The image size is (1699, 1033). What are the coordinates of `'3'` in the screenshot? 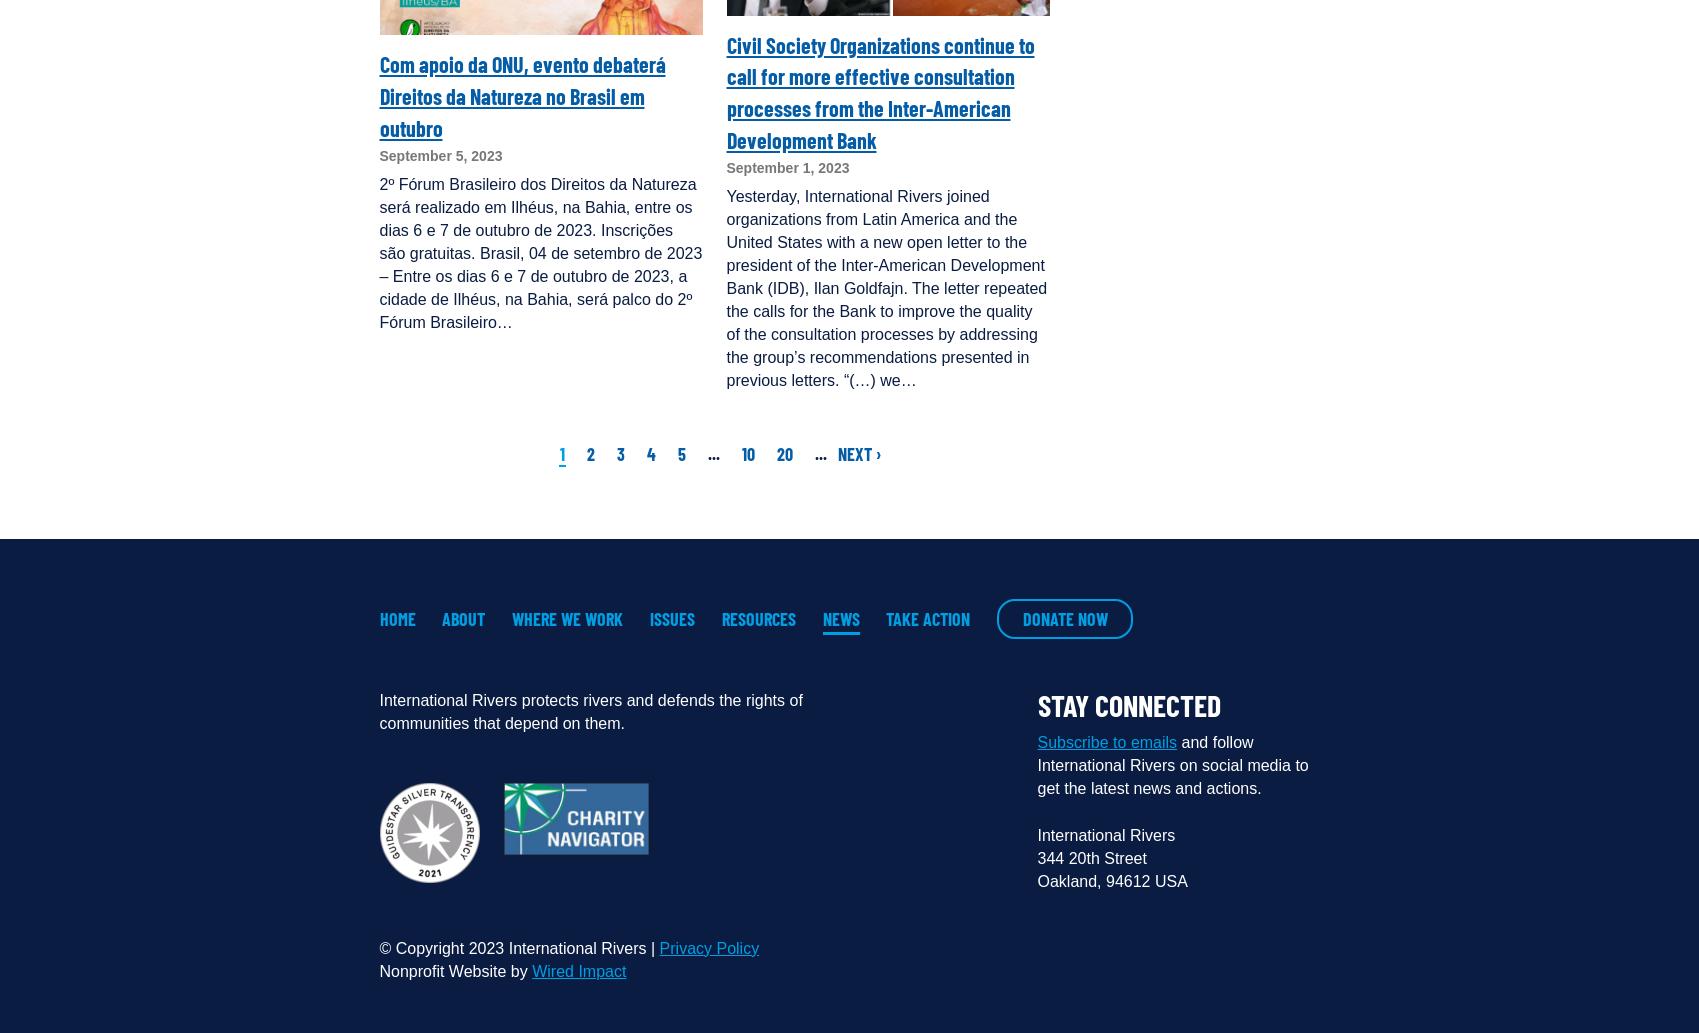 It's located at (619, 454).